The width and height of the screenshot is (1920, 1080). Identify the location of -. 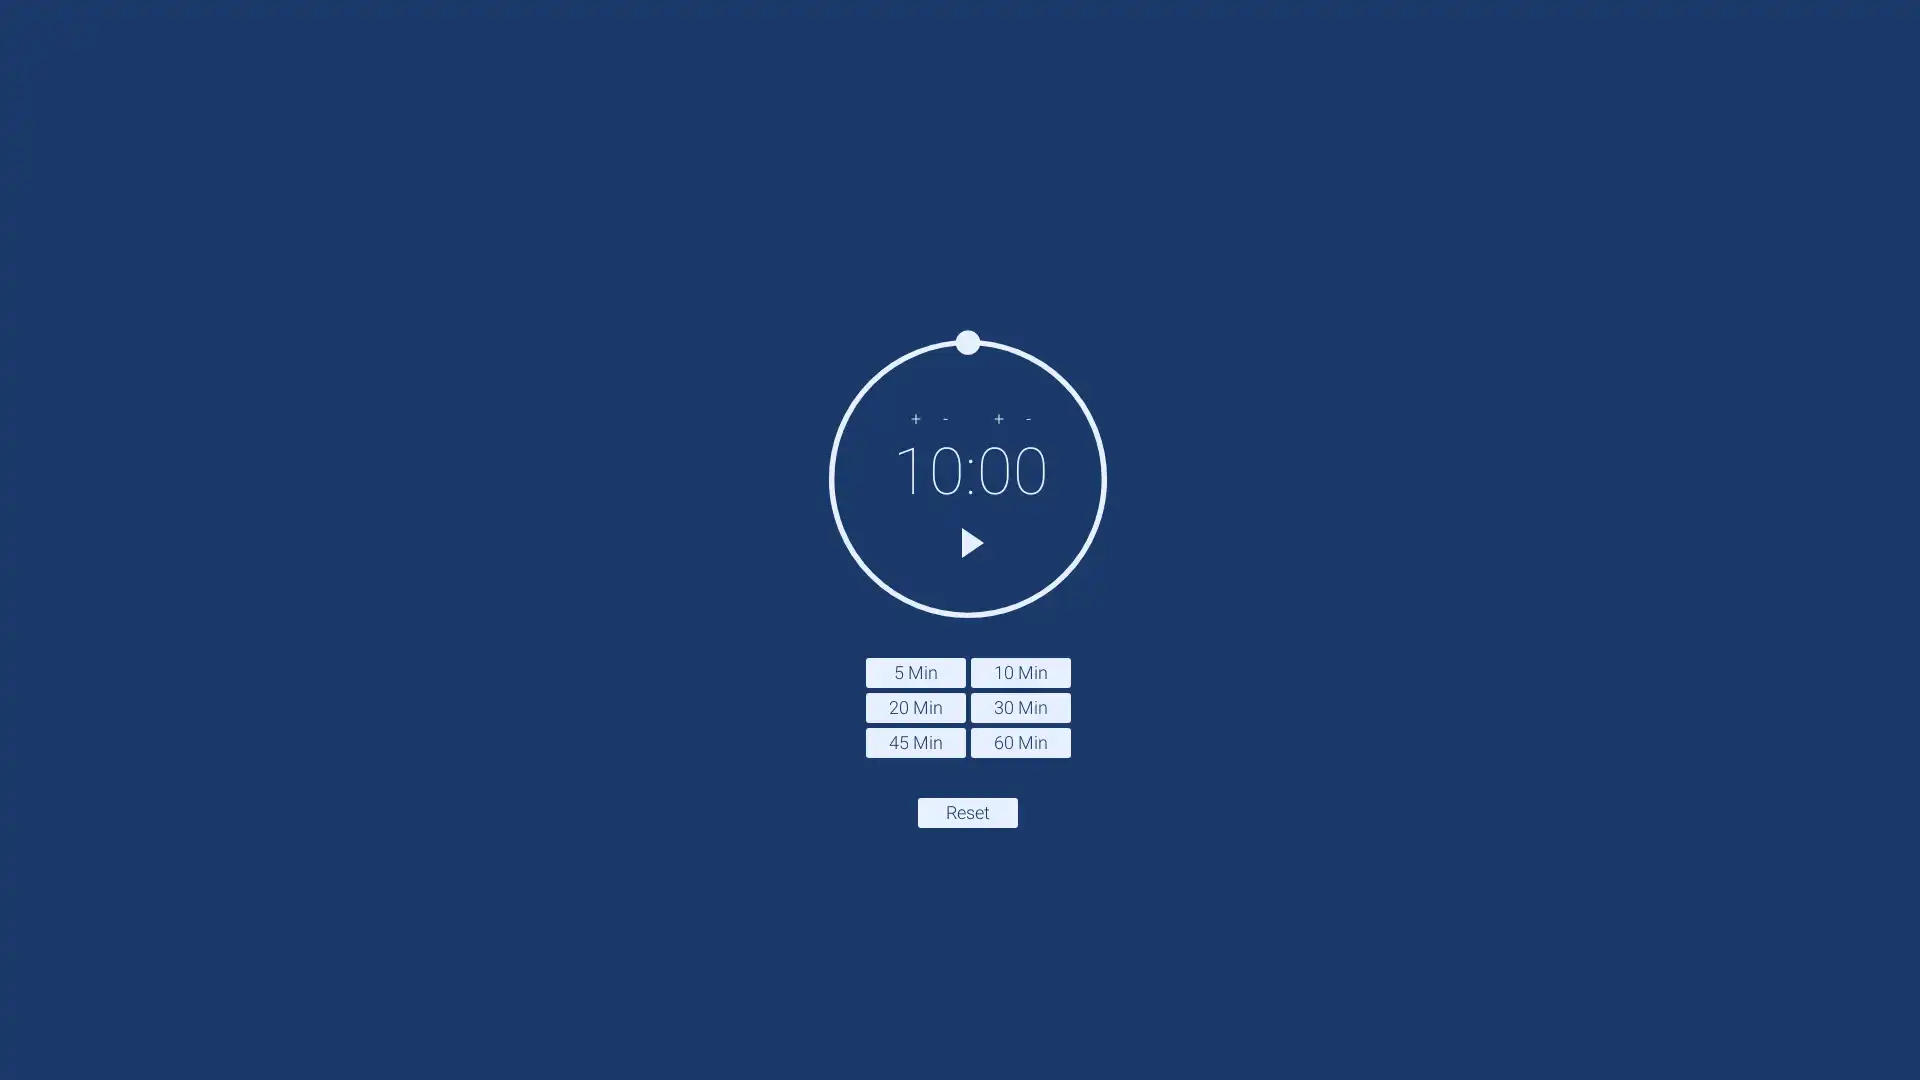
(944, 416).